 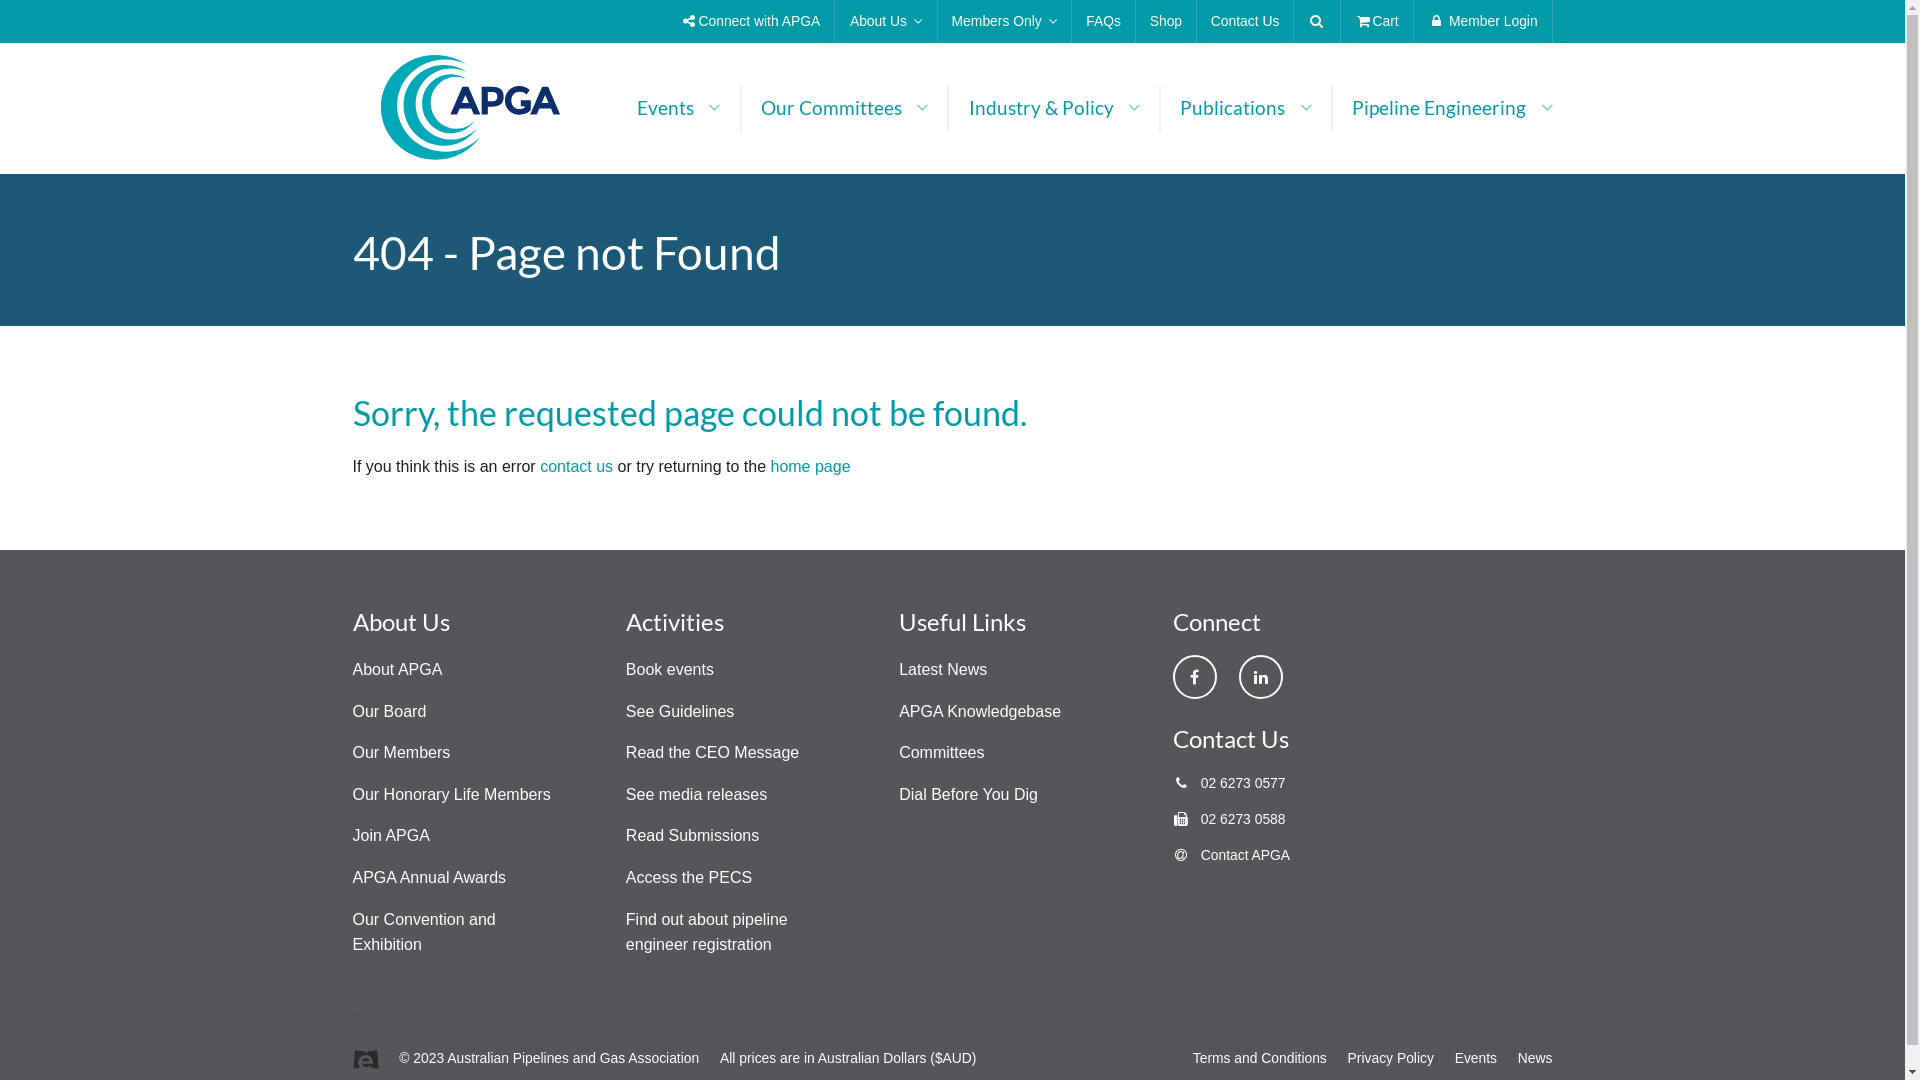 I want to click on '02 6273 0577', so click(x=1227, y=782).